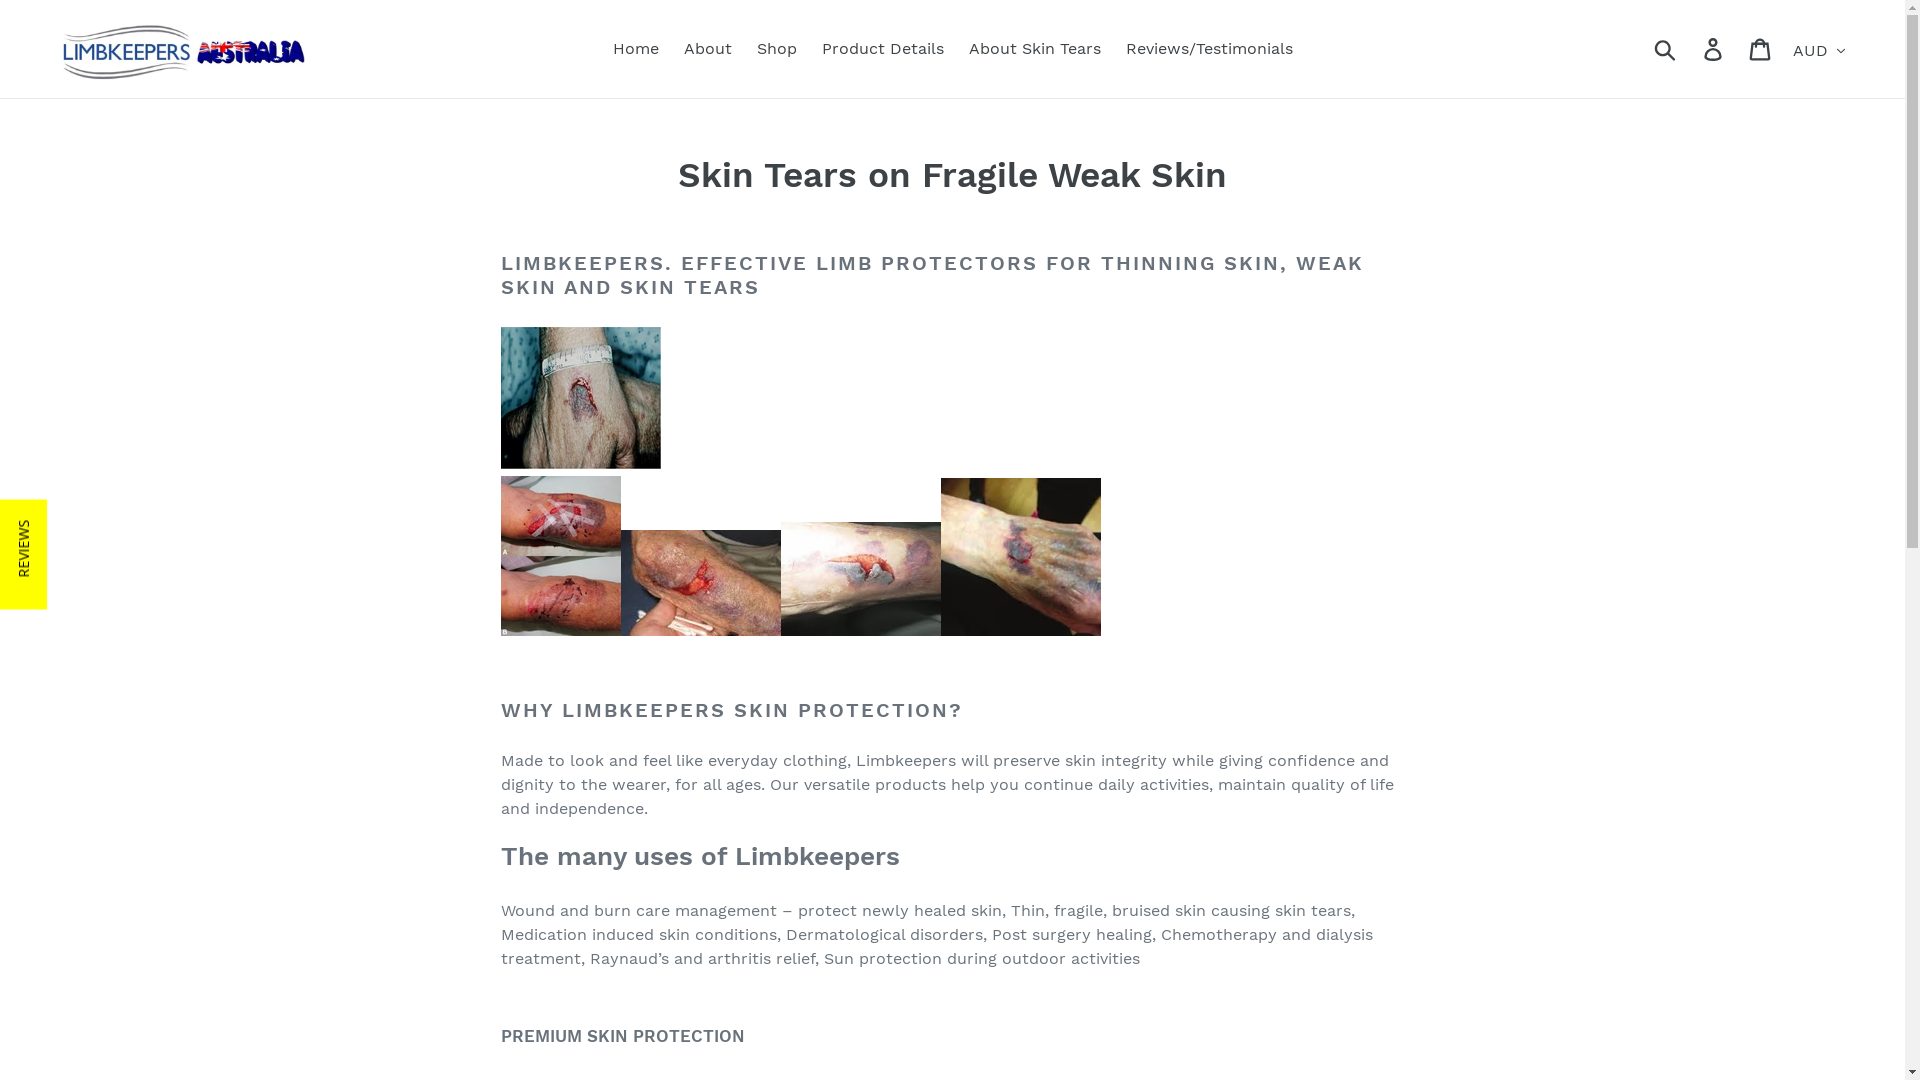  I want to click on 'Cart', so click(1761, 48).